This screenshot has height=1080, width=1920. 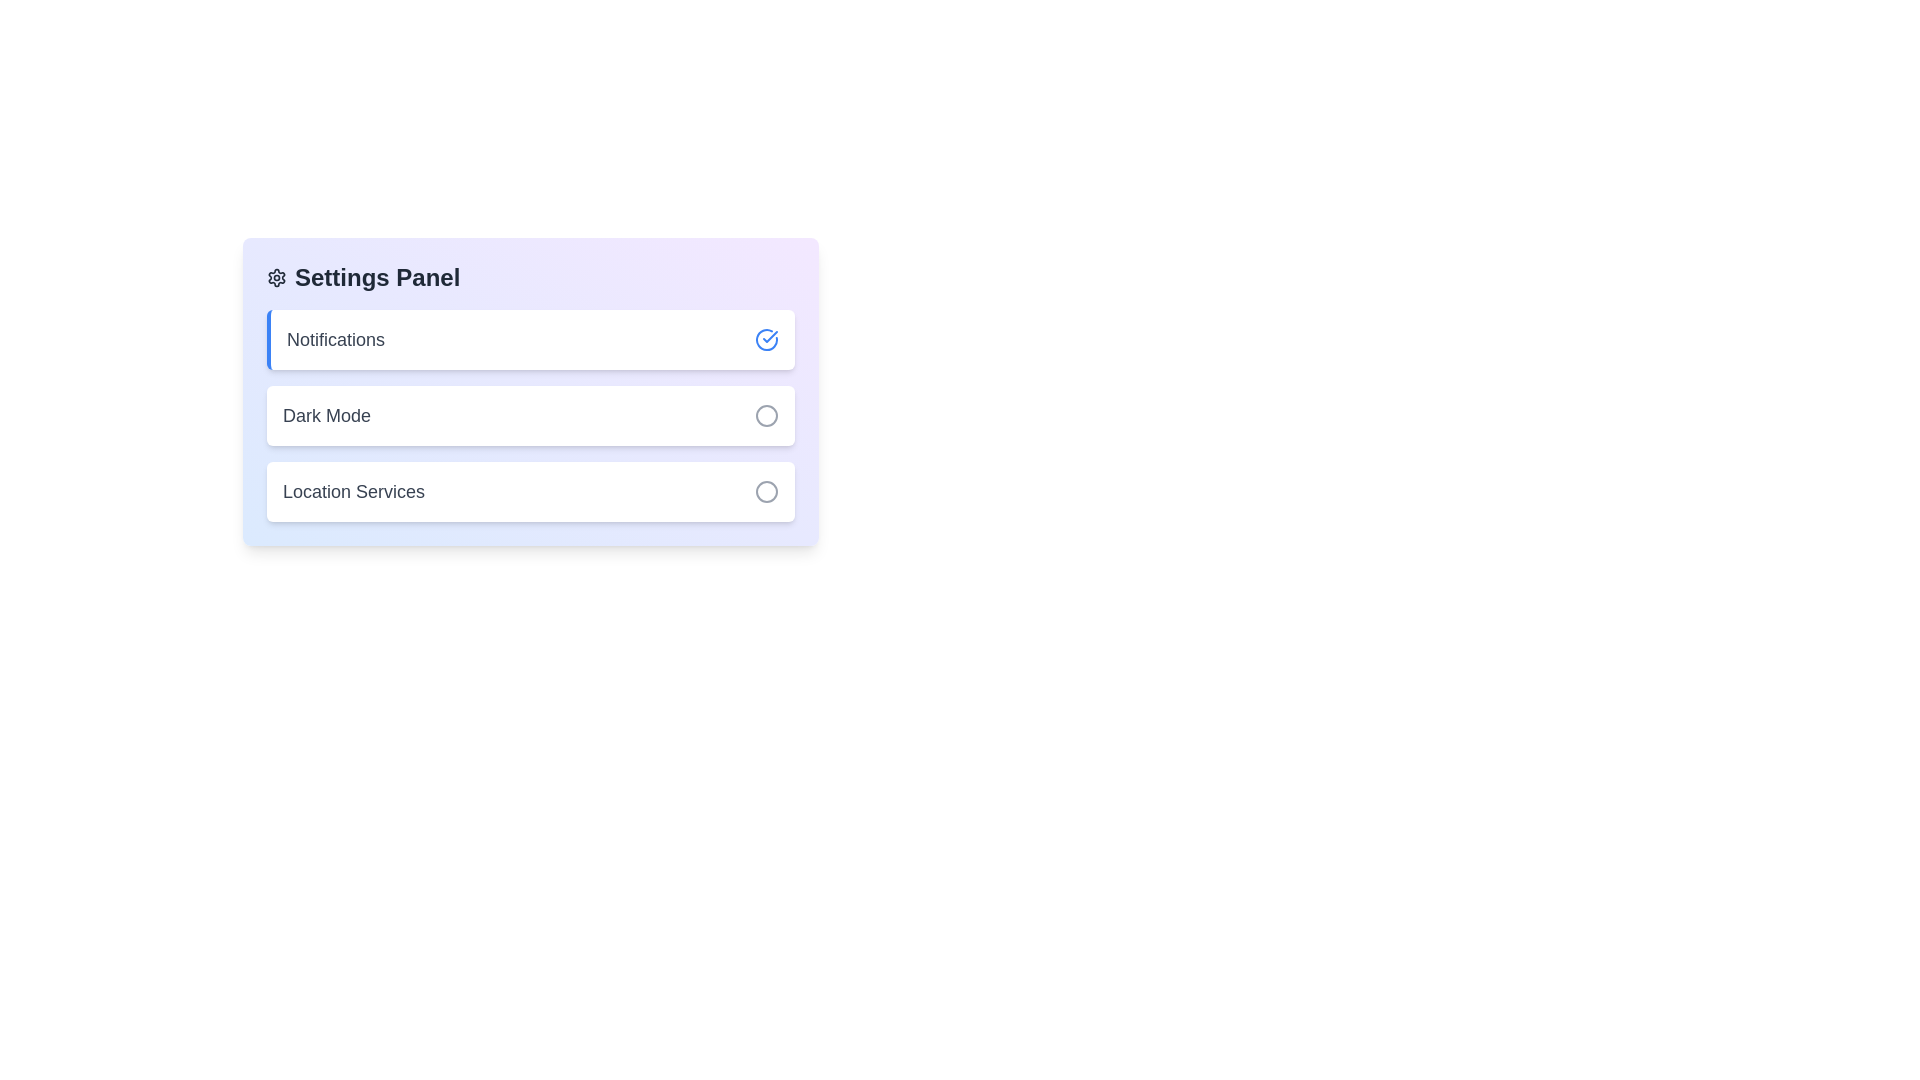 What do you see at coordinates (766, 338) in the screenshot?
I see `the toggle button for Notifications to change its state` at bounding box center [766, 338].